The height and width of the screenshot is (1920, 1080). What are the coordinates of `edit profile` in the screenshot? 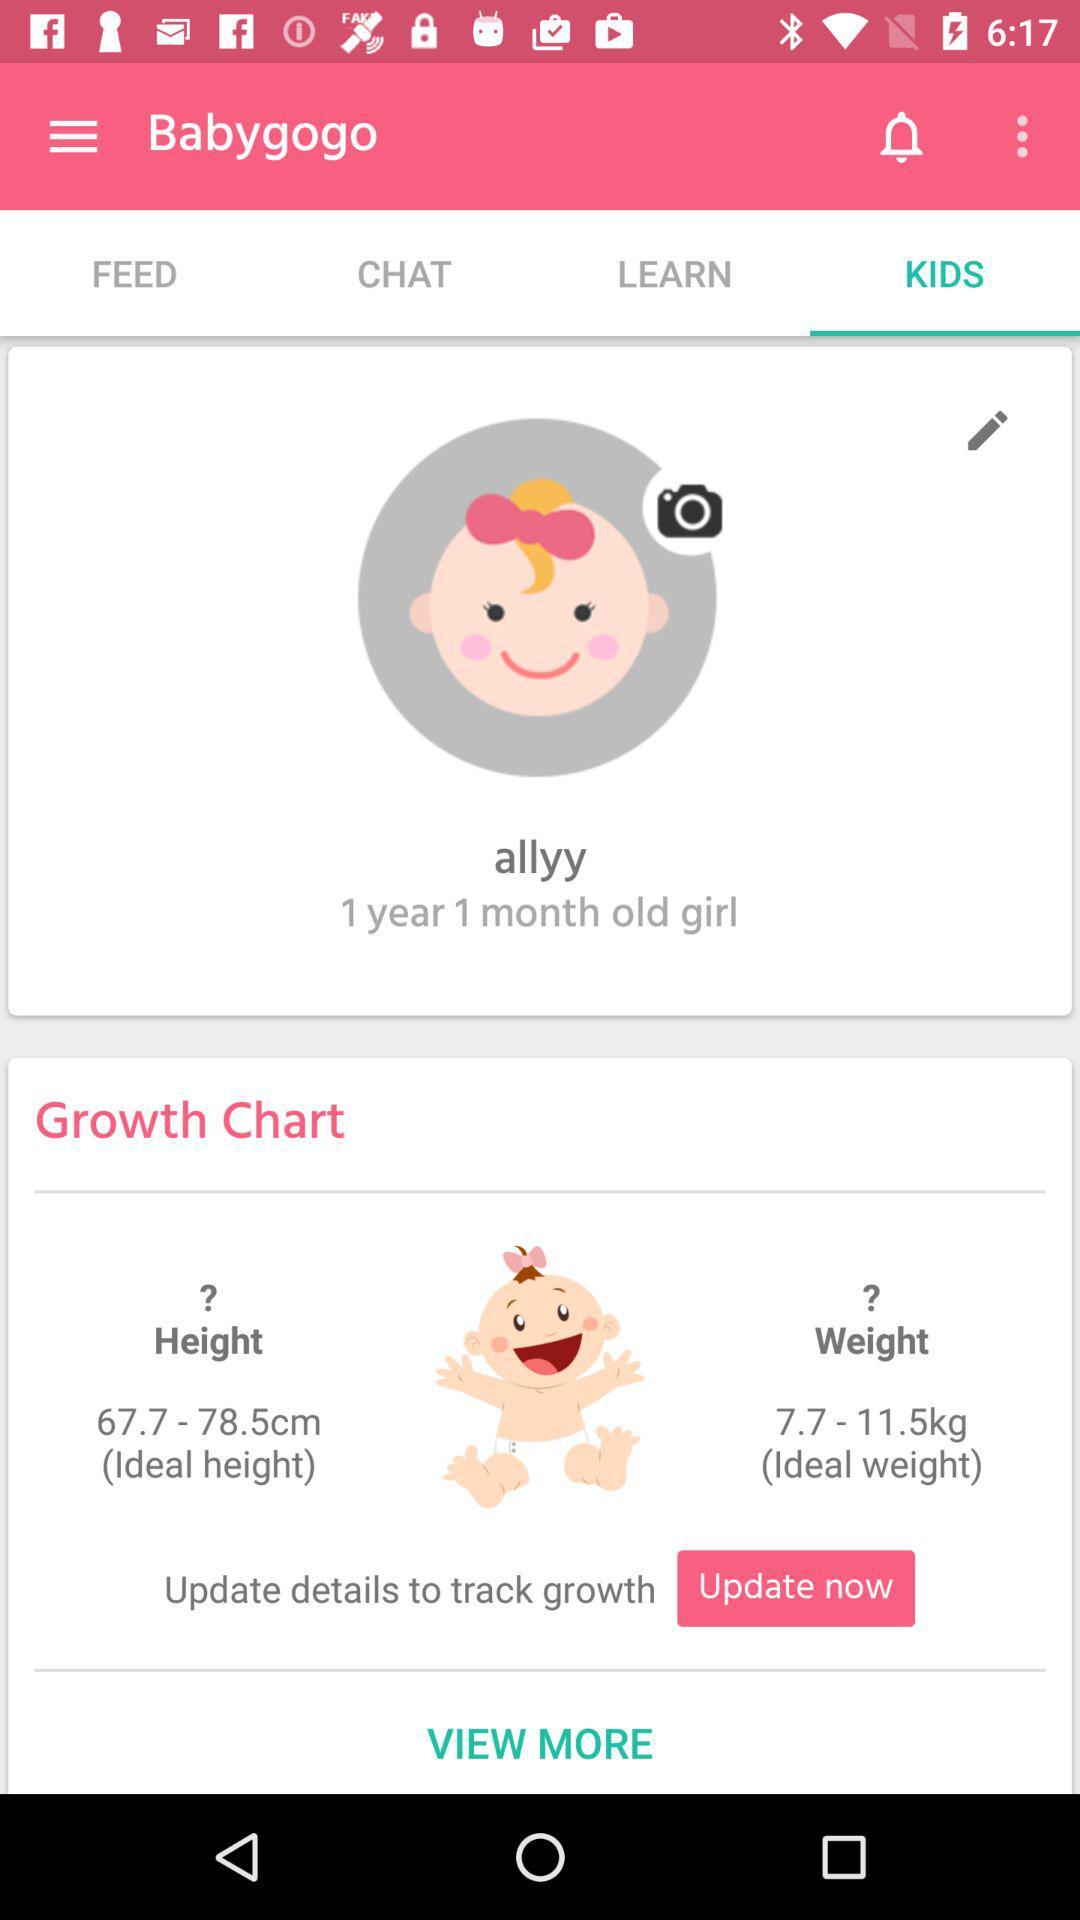 It's located at (986, 429).